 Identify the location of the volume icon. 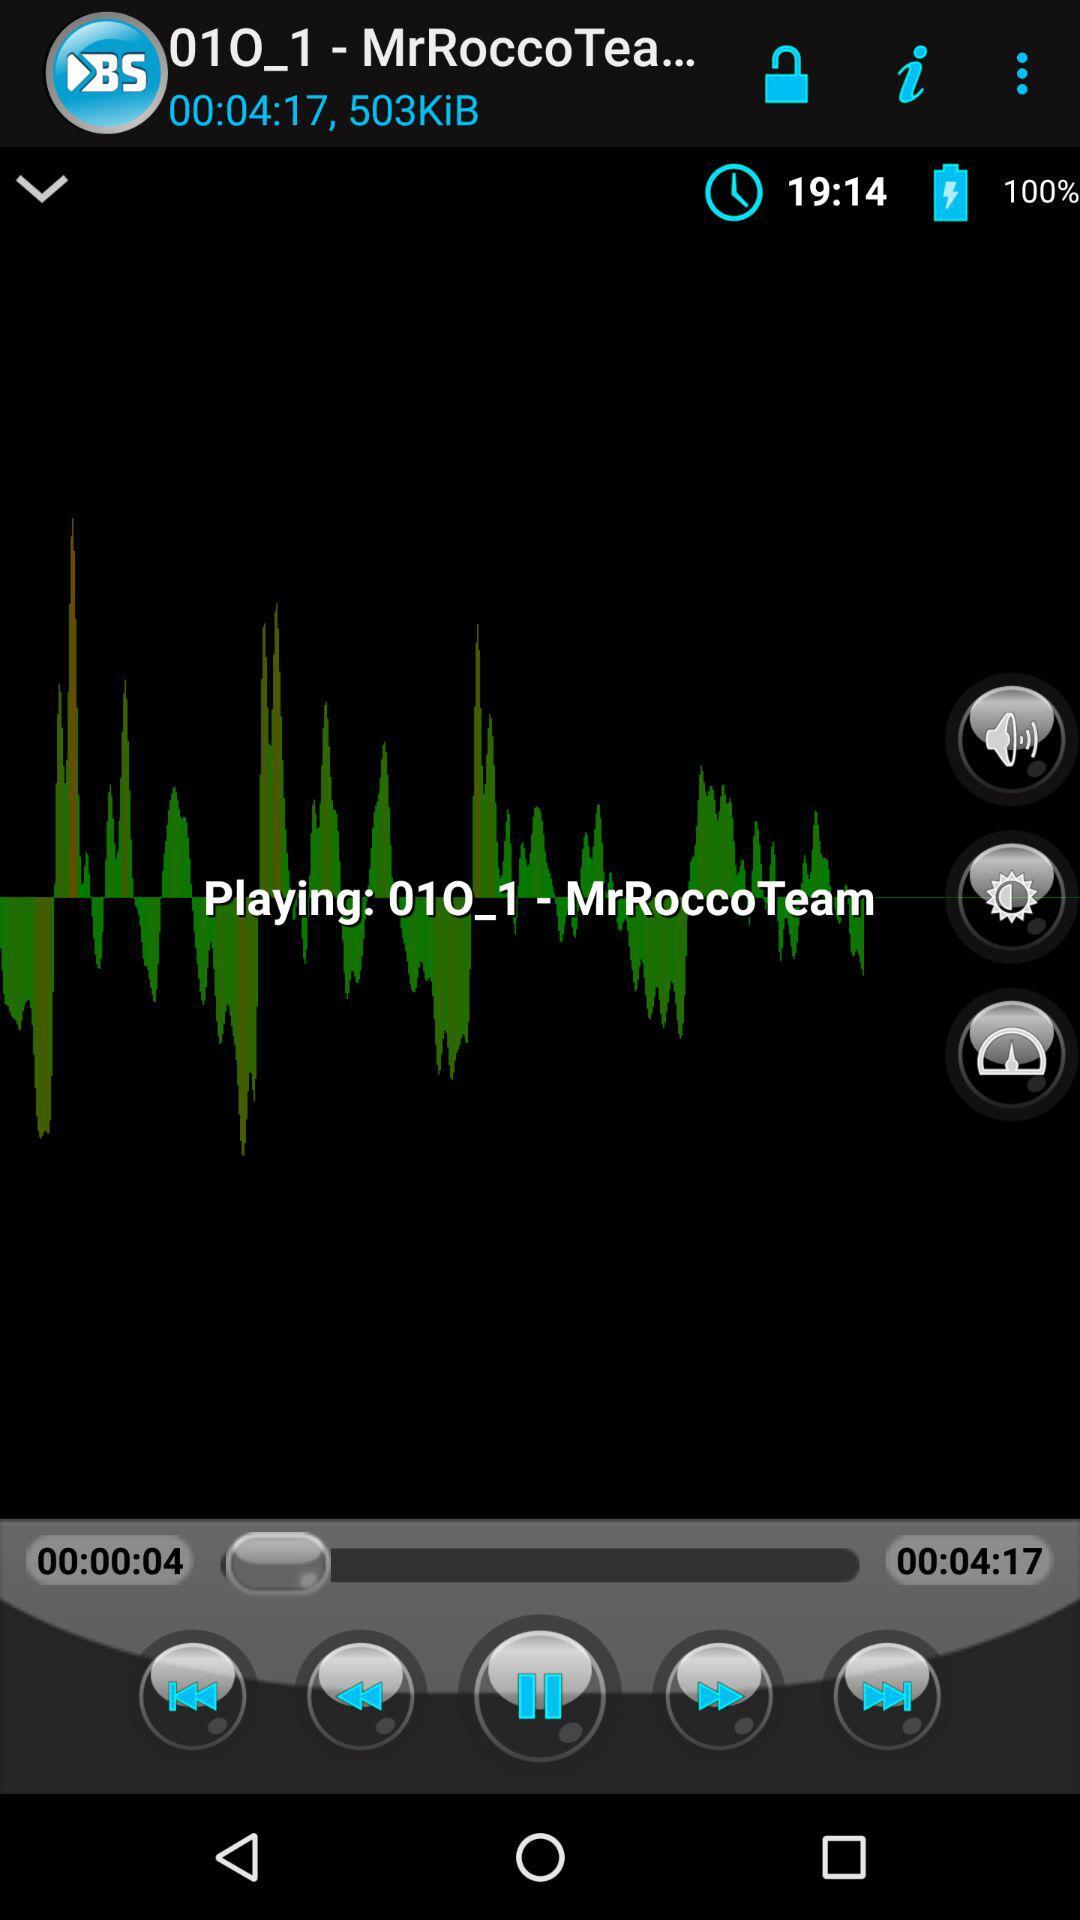
(1011, 738).